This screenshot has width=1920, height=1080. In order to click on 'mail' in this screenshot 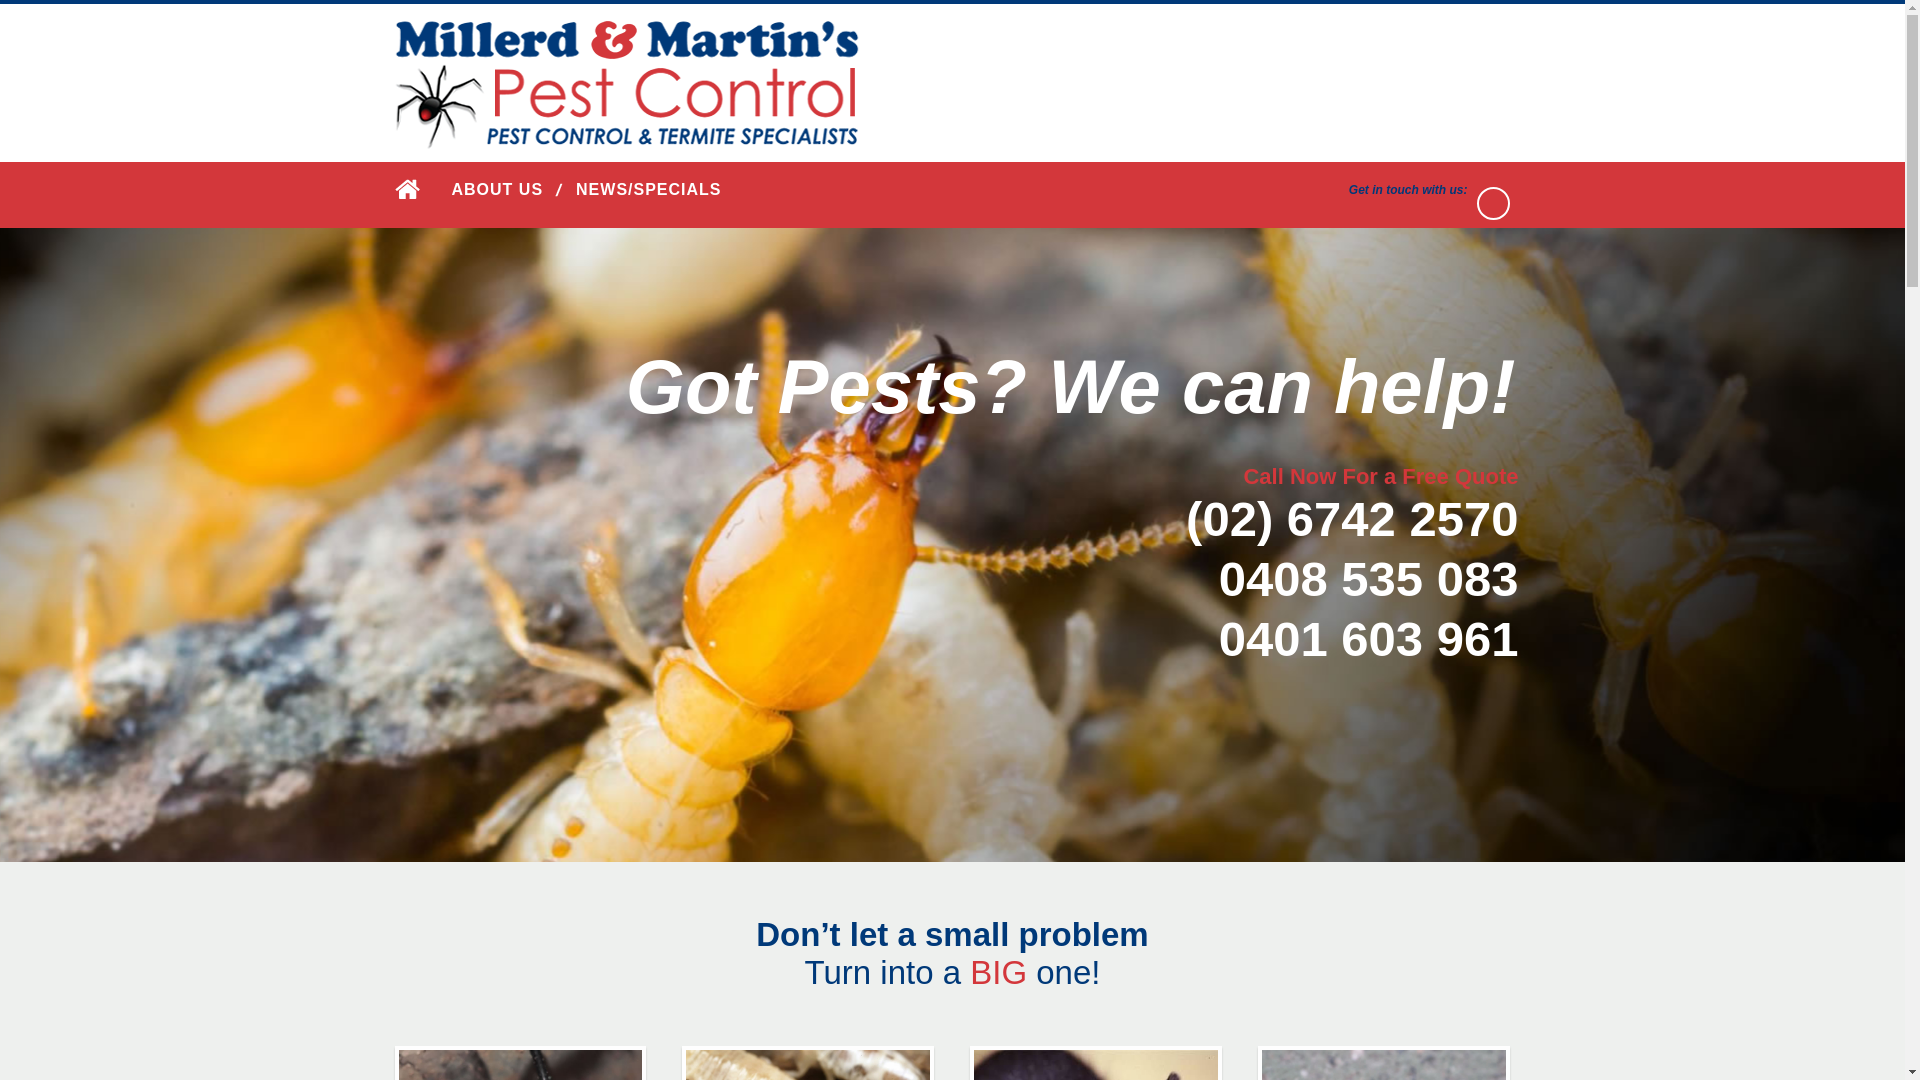, I will do `click(1493, 203)`.